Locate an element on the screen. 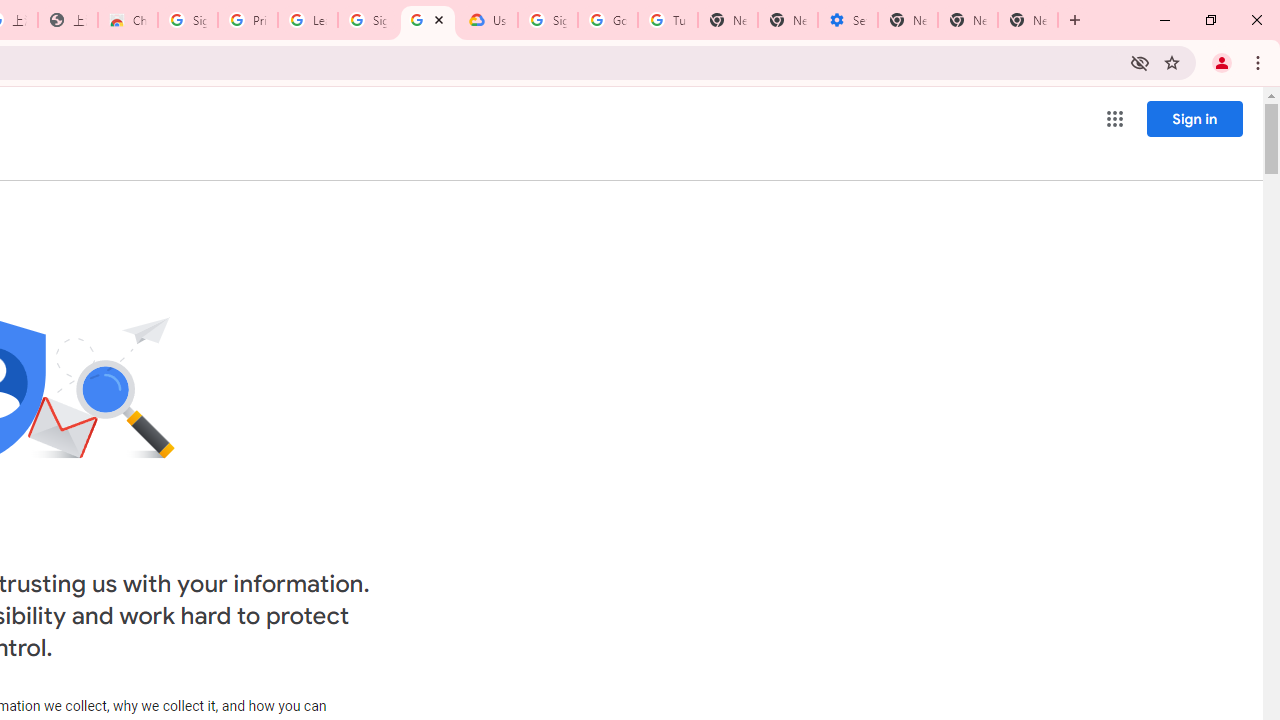 Image resolution: width=1280 pixels, height=720 pixels. 'Sign in - Google Accounts' is located at coordinates (187, 20).